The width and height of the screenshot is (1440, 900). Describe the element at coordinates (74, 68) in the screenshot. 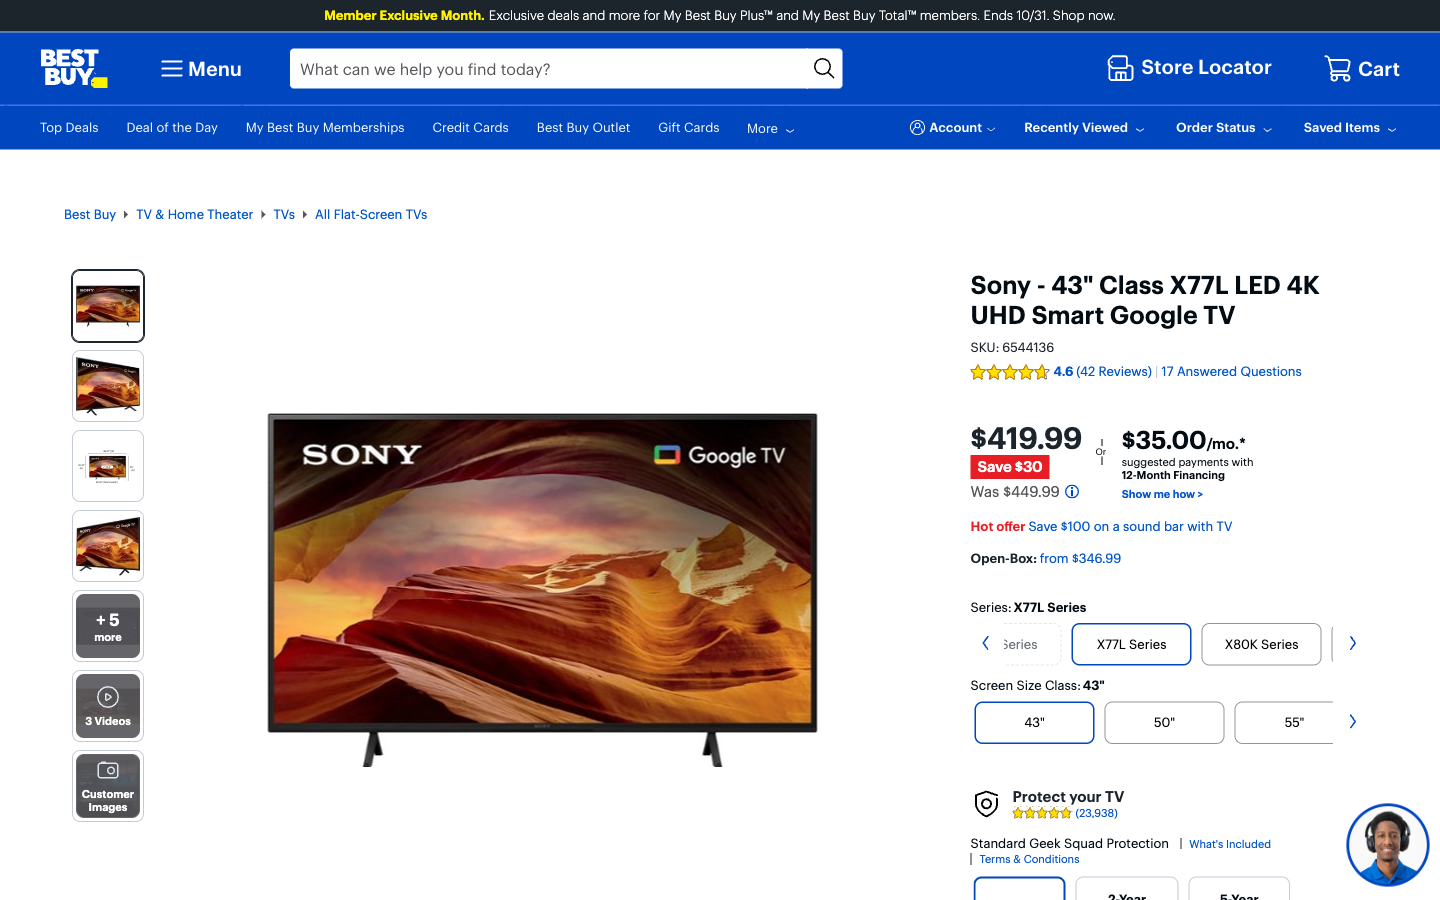

I see `Go to Best Buy home by clicking on the top left icon` at that location.